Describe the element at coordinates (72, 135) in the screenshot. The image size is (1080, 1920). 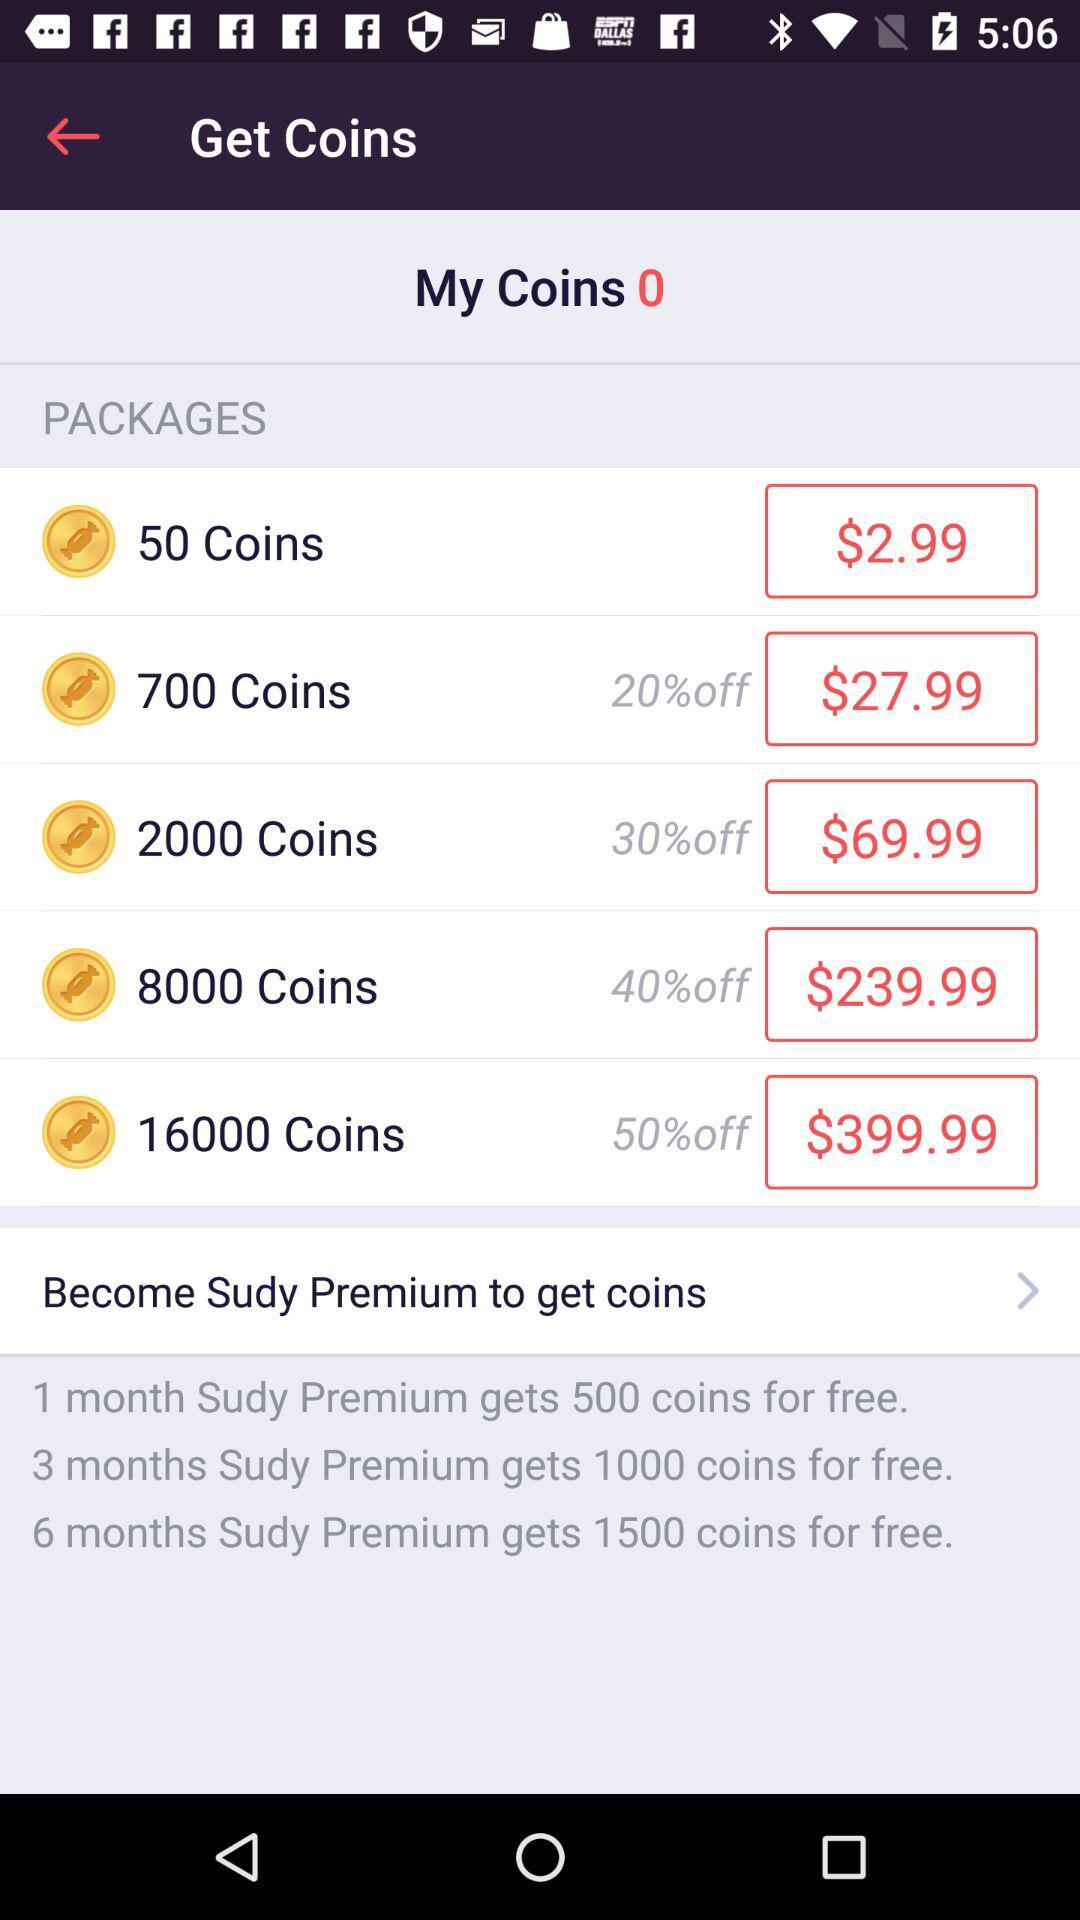
I see `go back` at that location.